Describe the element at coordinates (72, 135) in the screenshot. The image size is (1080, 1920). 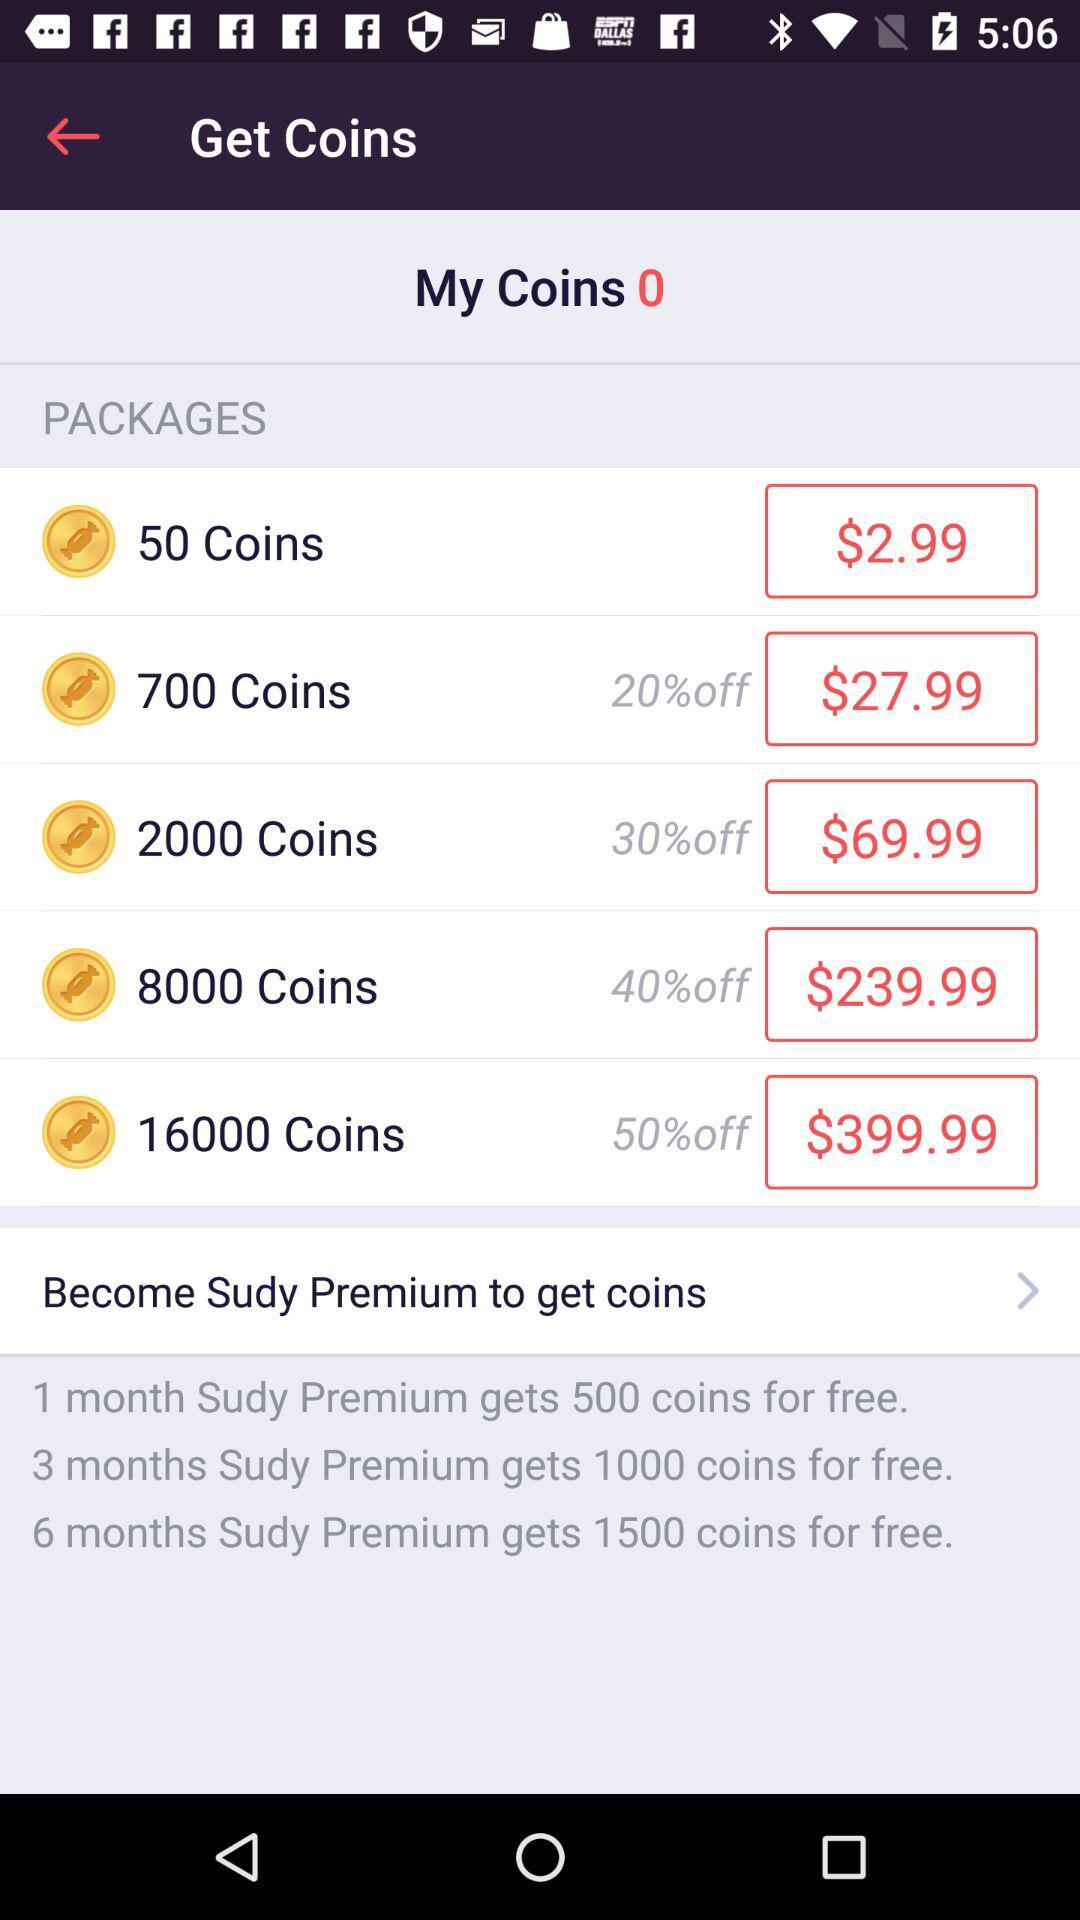
I see `go back` at that location.